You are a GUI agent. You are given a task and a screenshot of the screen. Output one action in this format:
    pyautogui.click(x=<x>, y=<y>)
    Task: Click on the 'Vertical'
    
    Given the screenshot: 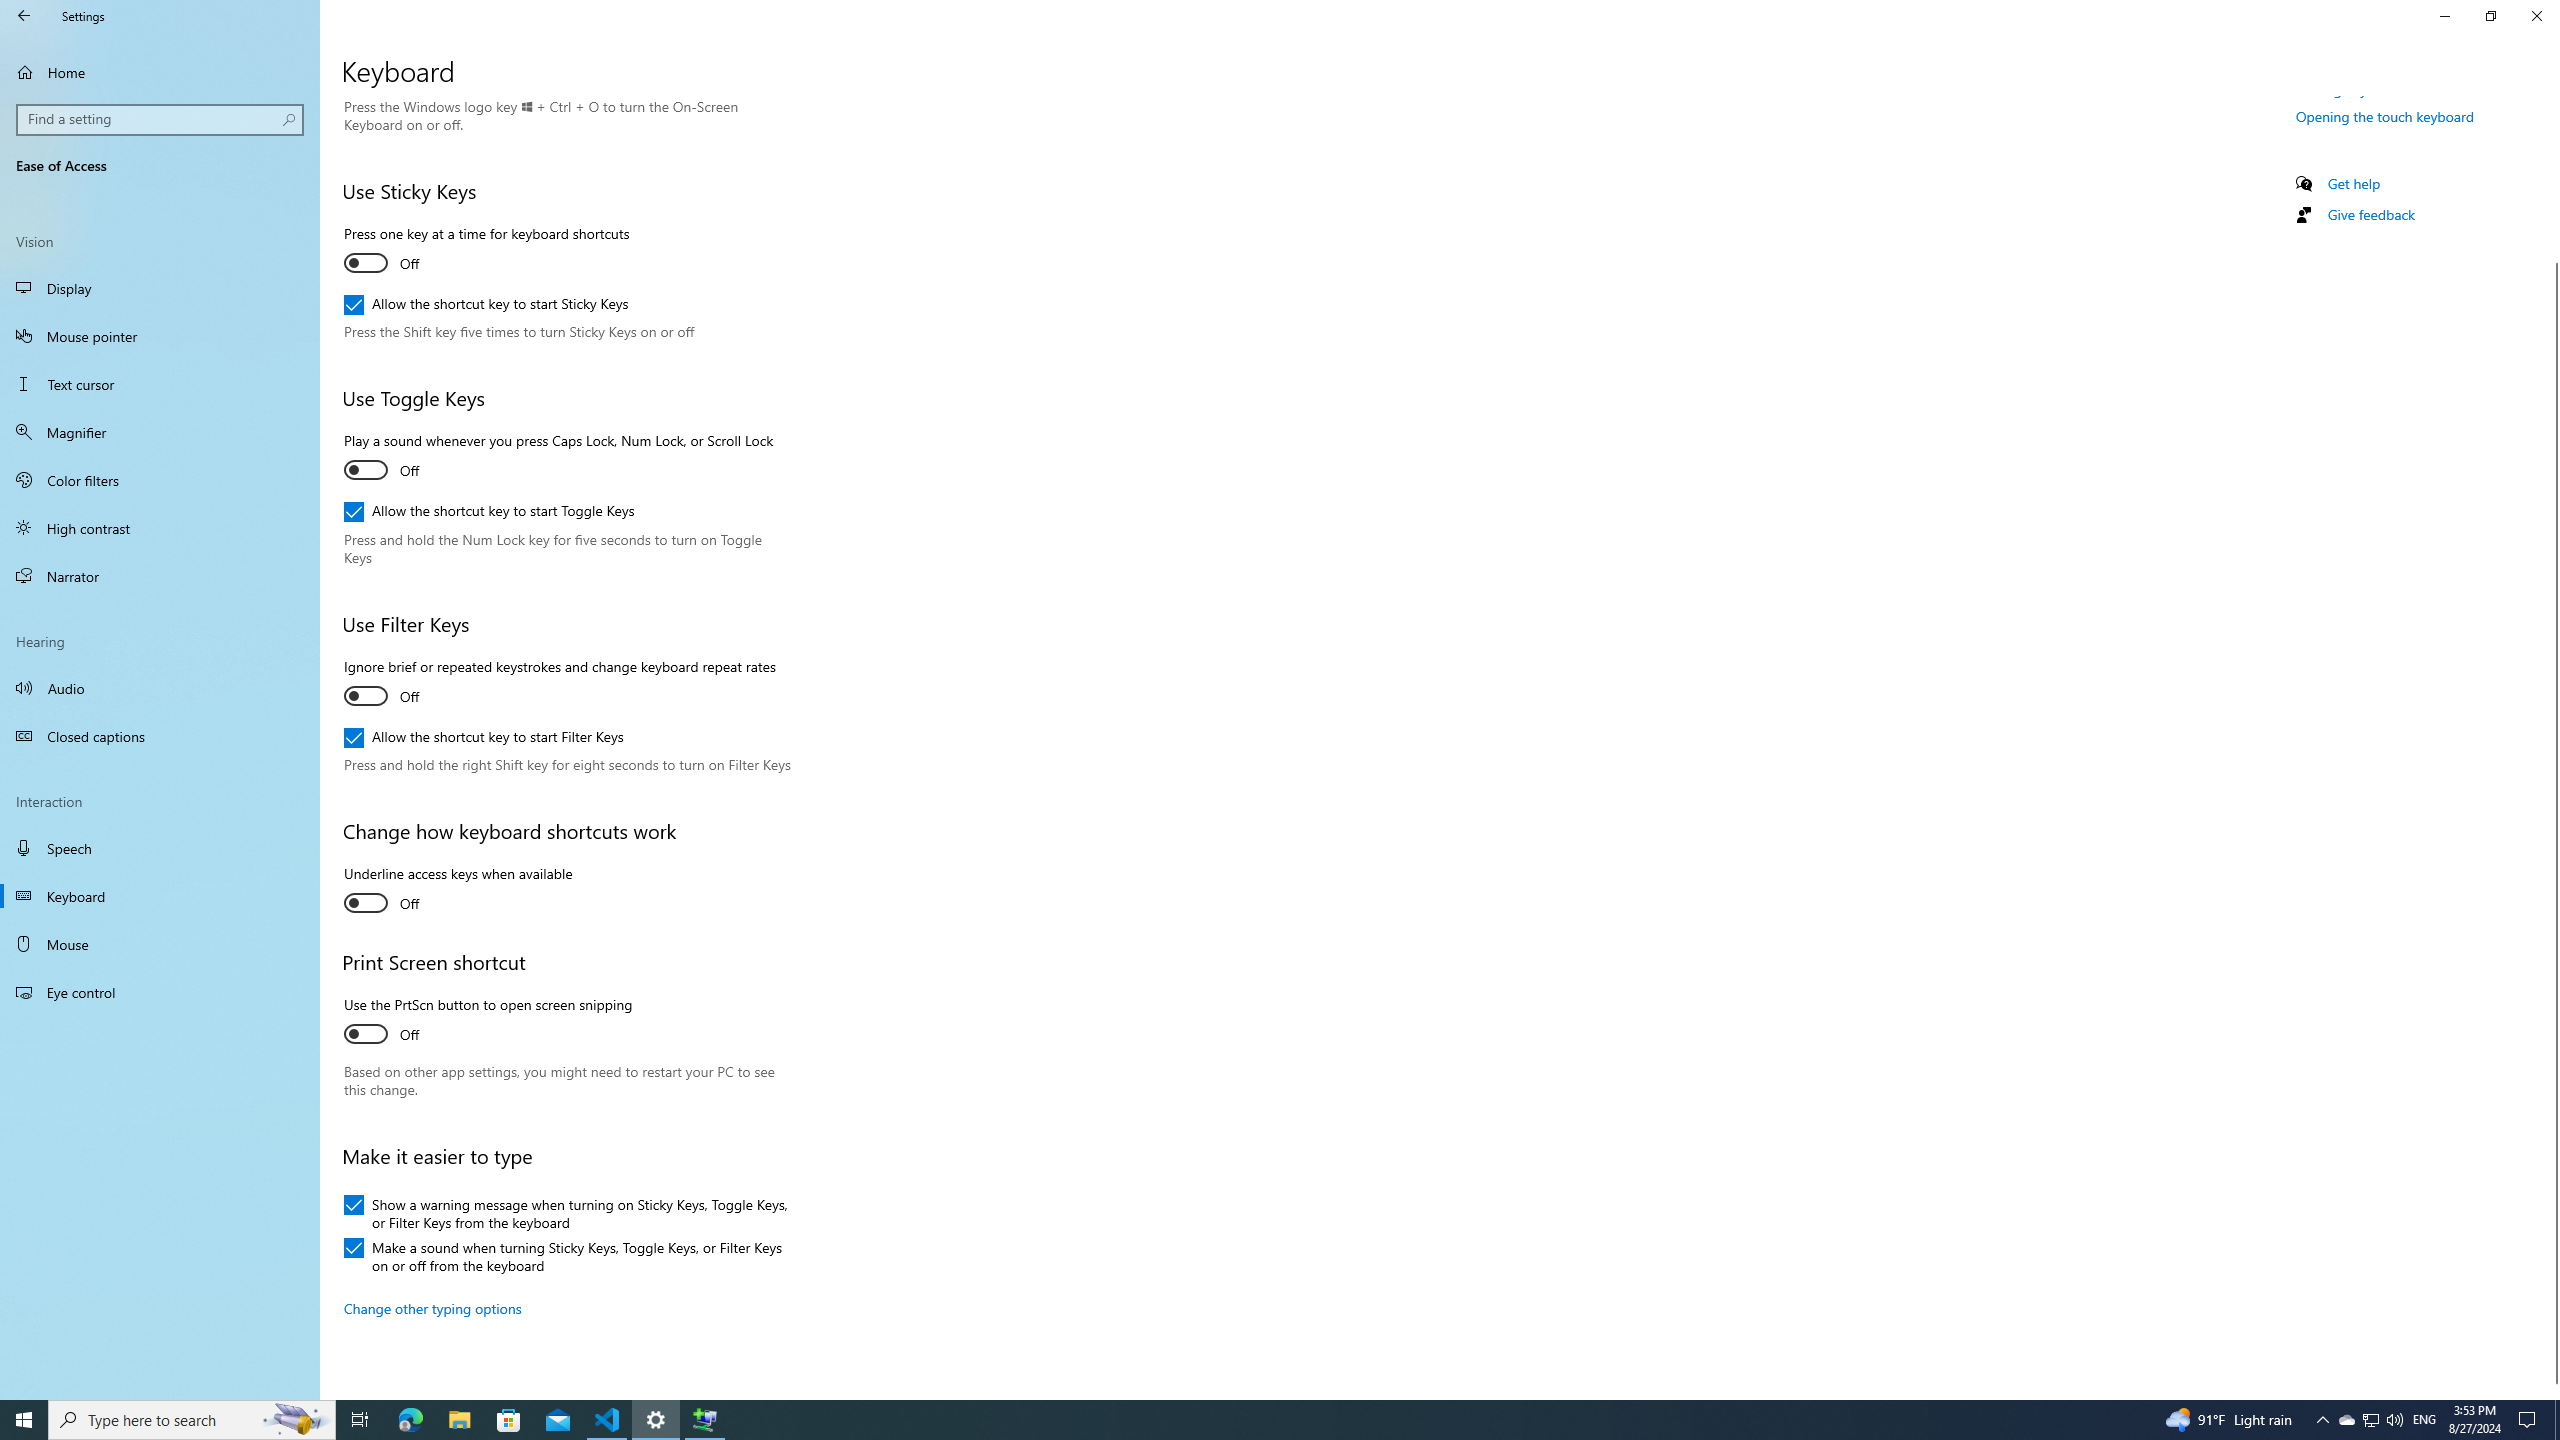 What is the action you would take?
    pyautogui.click(x=2551, y=747)
    